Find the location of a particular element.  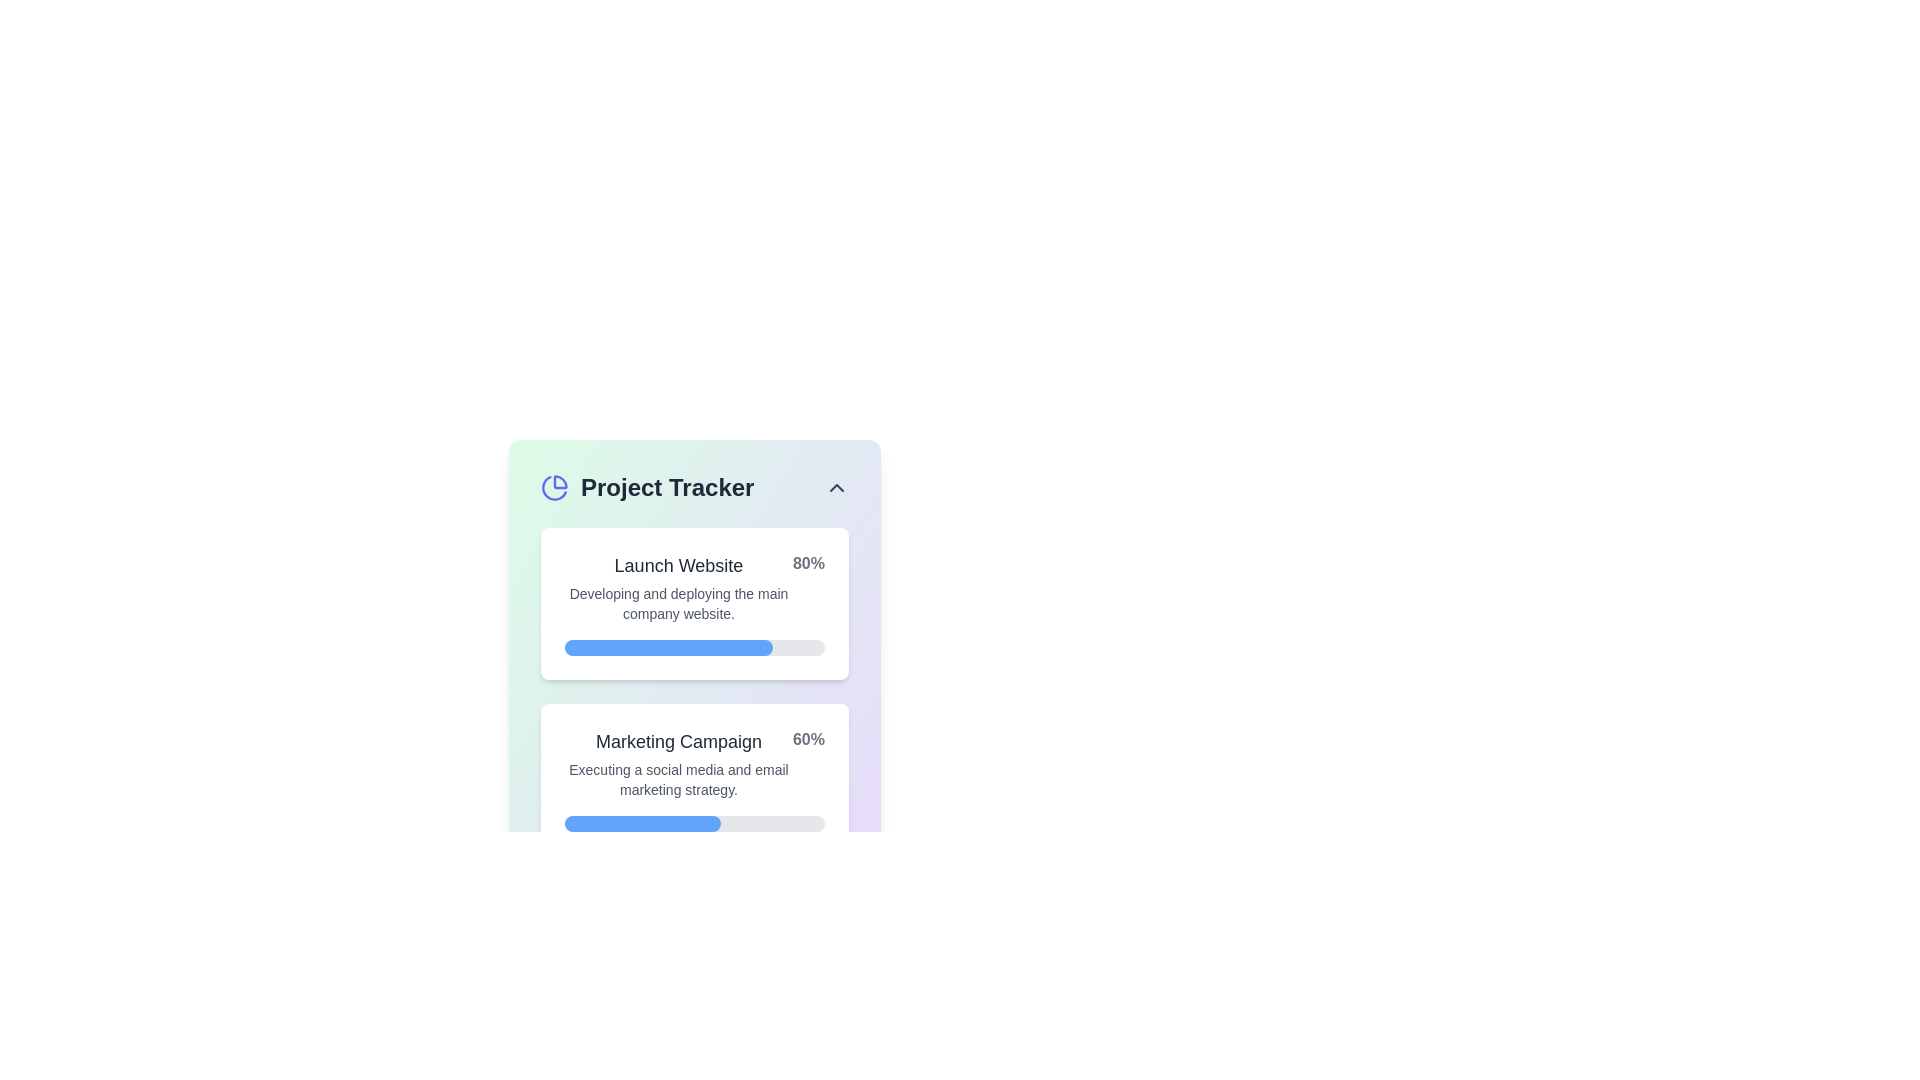

the progress bar indicating 60% completion located below the marketing campaign text is located at coordinates (695, 824).